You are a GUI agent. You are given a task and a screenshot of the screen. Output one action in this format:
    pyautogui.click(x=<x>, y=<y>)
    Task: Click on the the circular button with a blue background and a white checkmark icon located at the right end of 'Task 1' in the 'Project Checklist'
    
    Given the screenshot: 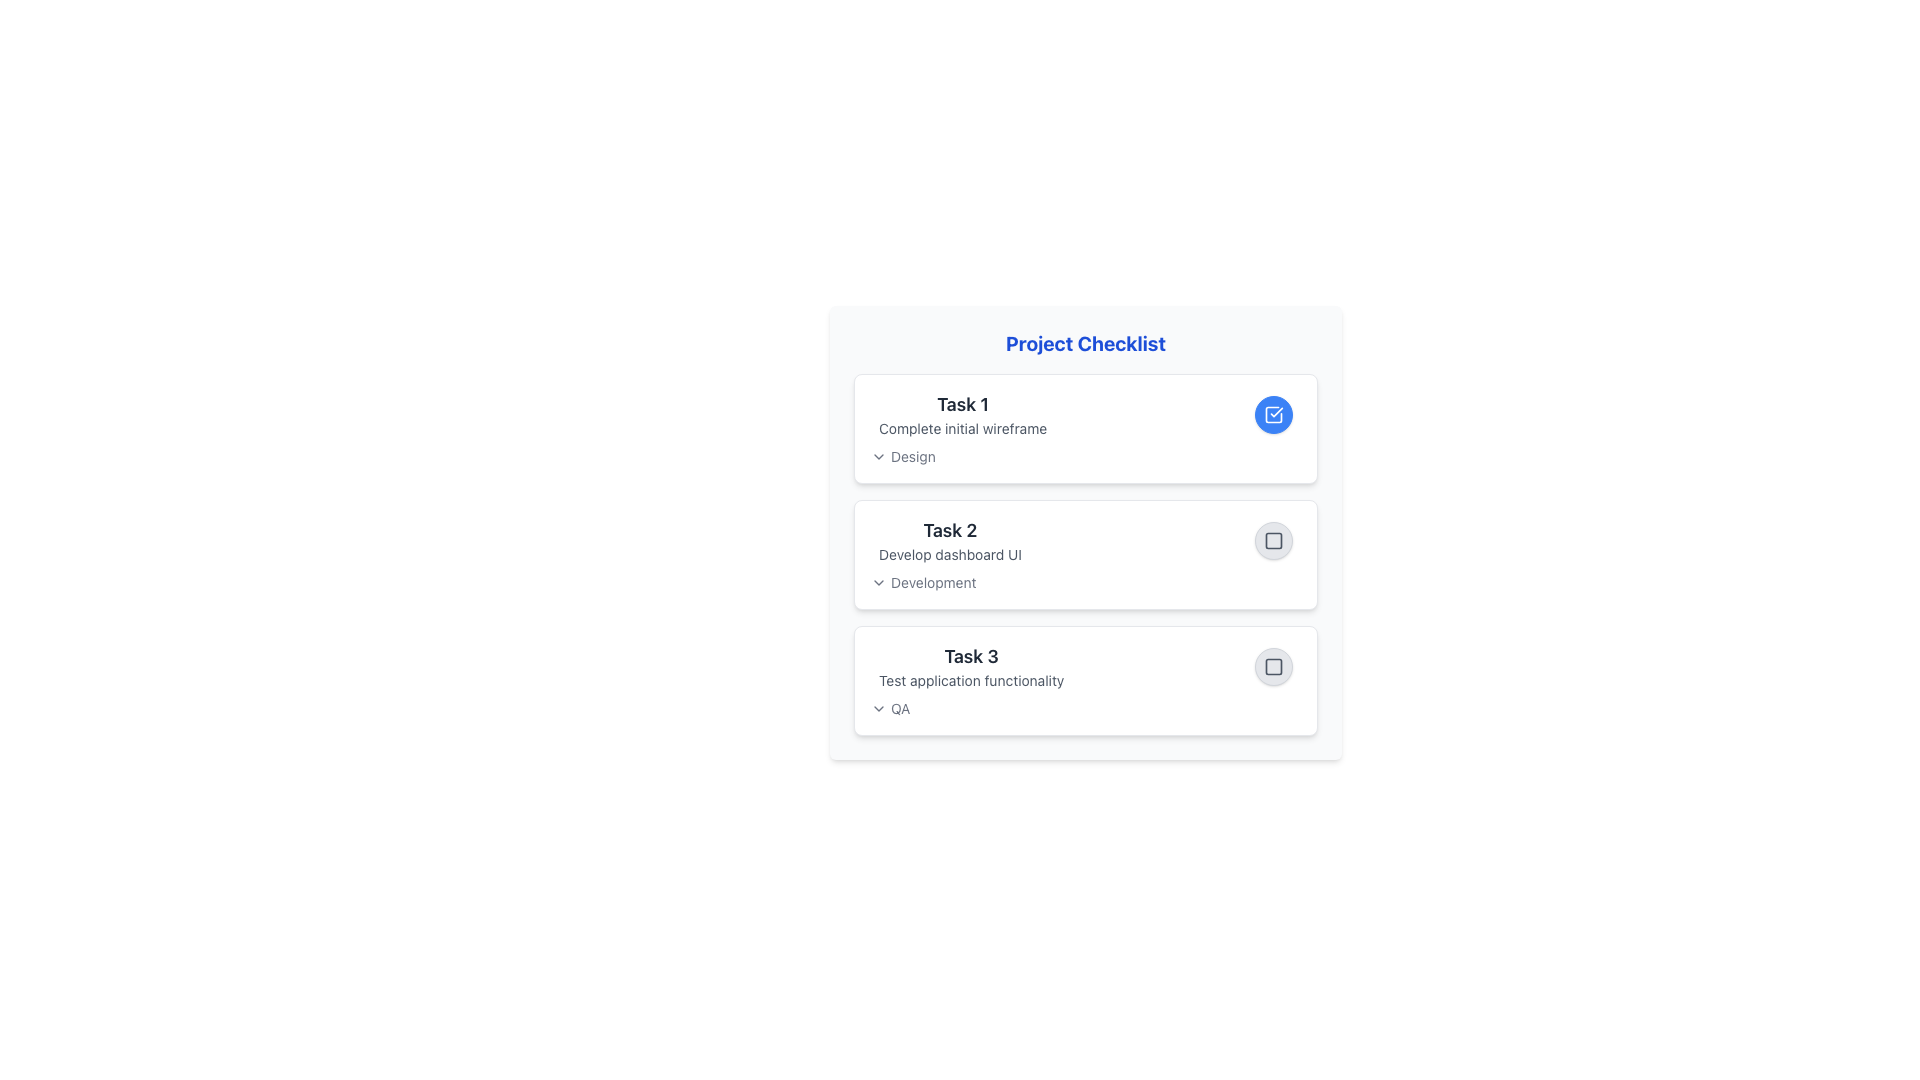 What is the action you would take?
    pyautogui.click(x=1272, y=414)
    